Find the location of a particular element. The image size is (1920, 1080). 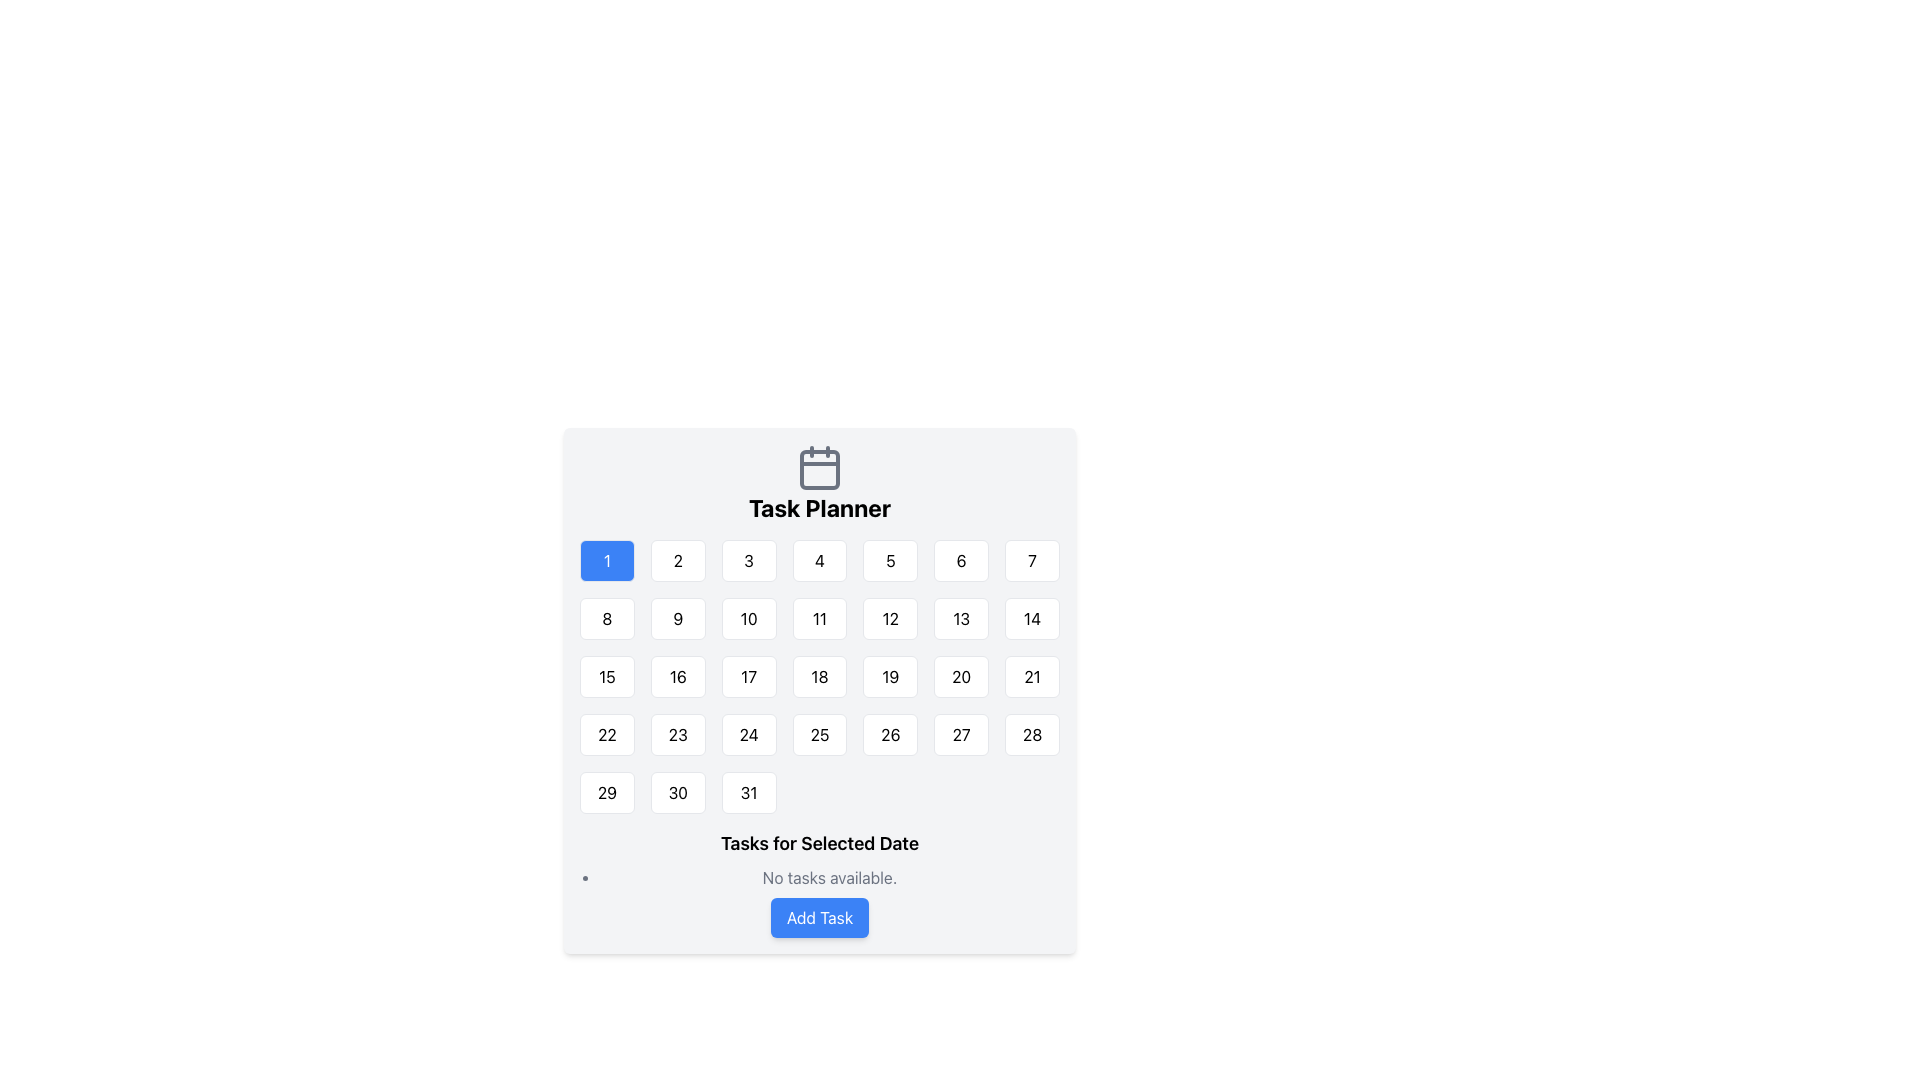

the square button with rounded corners displaying '27' in black text on a white background, located in the fourth row and sixth column of the Task Planner calendar interface is located at coordinates (961, 735).